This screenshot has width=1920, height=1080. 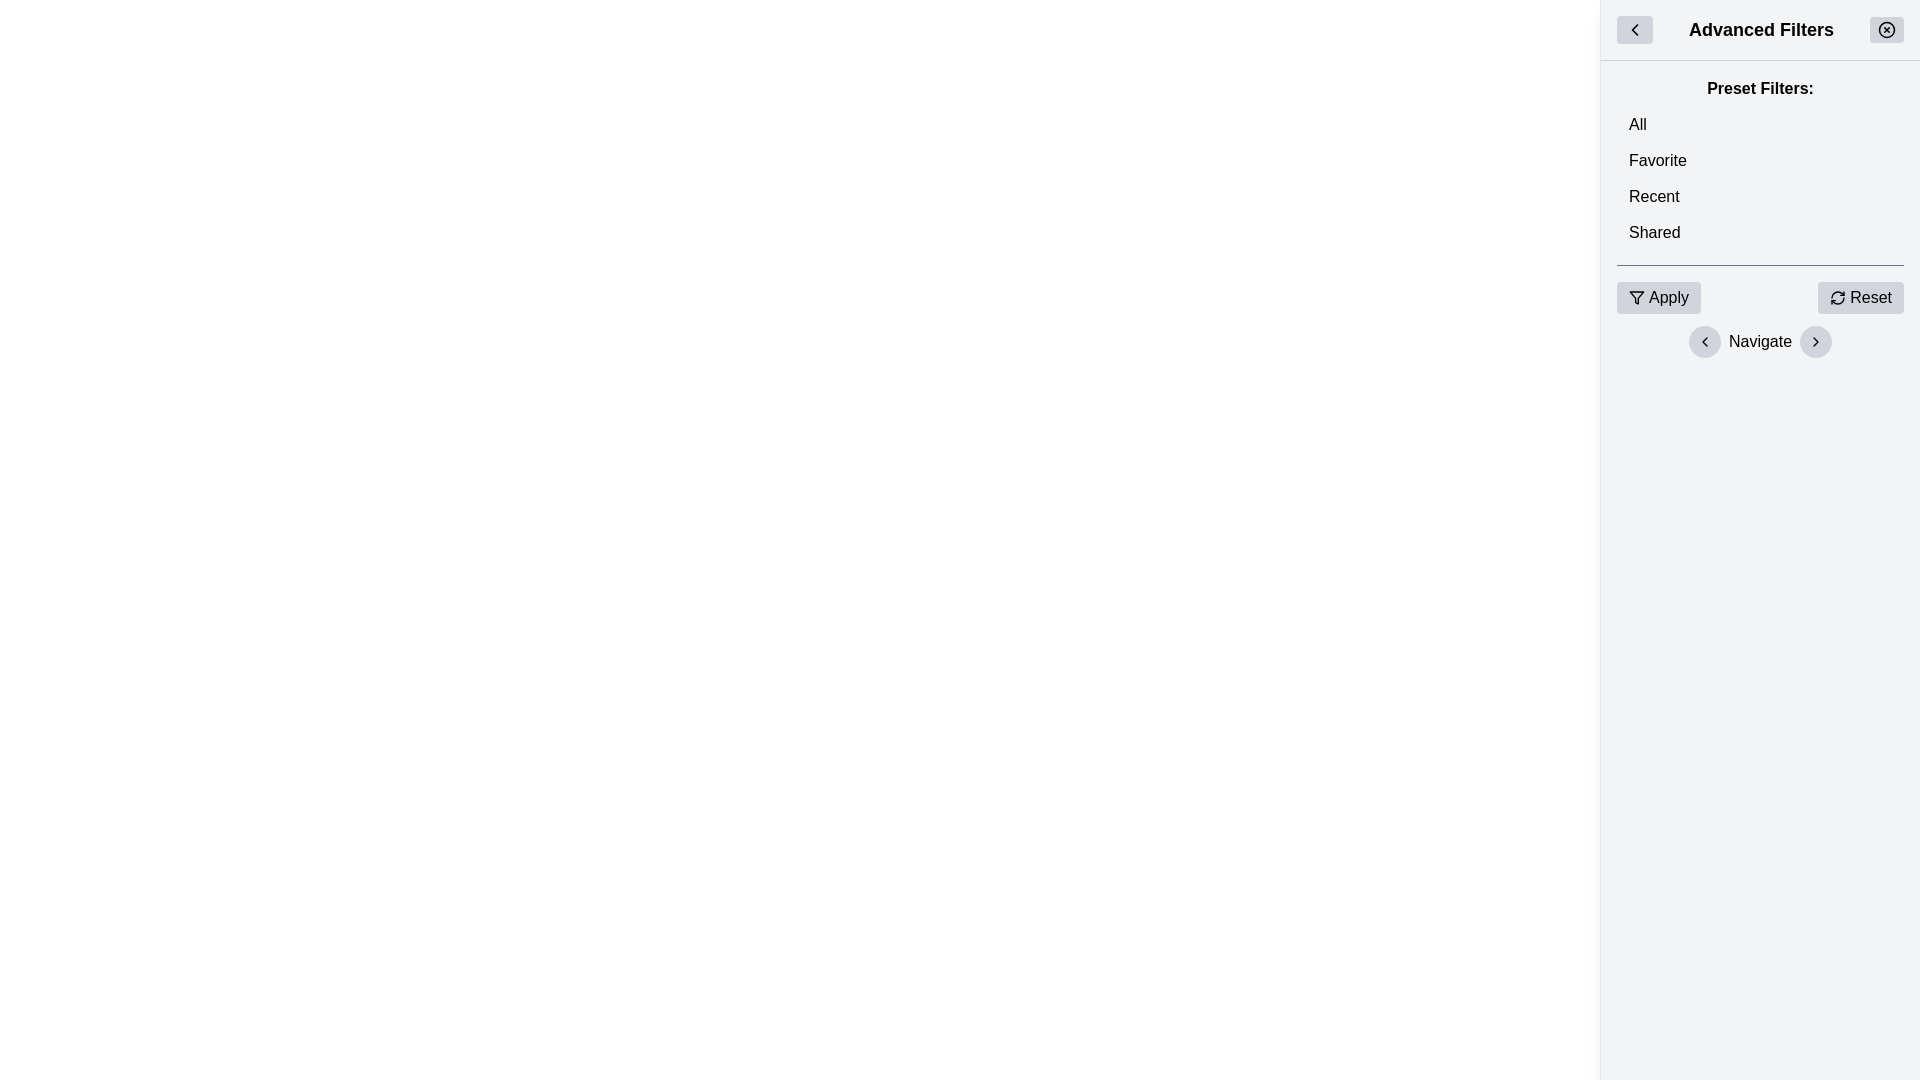 What do you see at coordinates (1885, 30) in the screenshot?
I see `the circular button with an 'X' icon located to the far-right of the 'Advanced Filters' header to change its background color` at bounding box center [1885, 30].